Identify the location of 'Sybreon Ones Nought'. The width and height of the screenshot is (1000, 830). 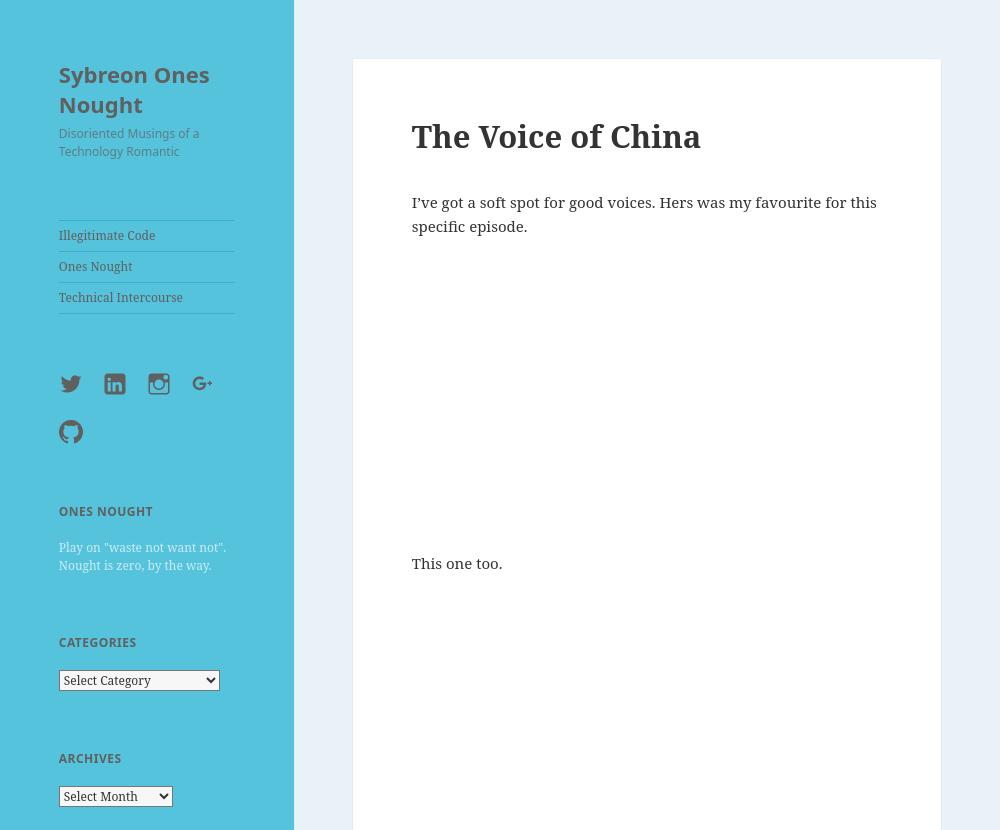
(133, 87).